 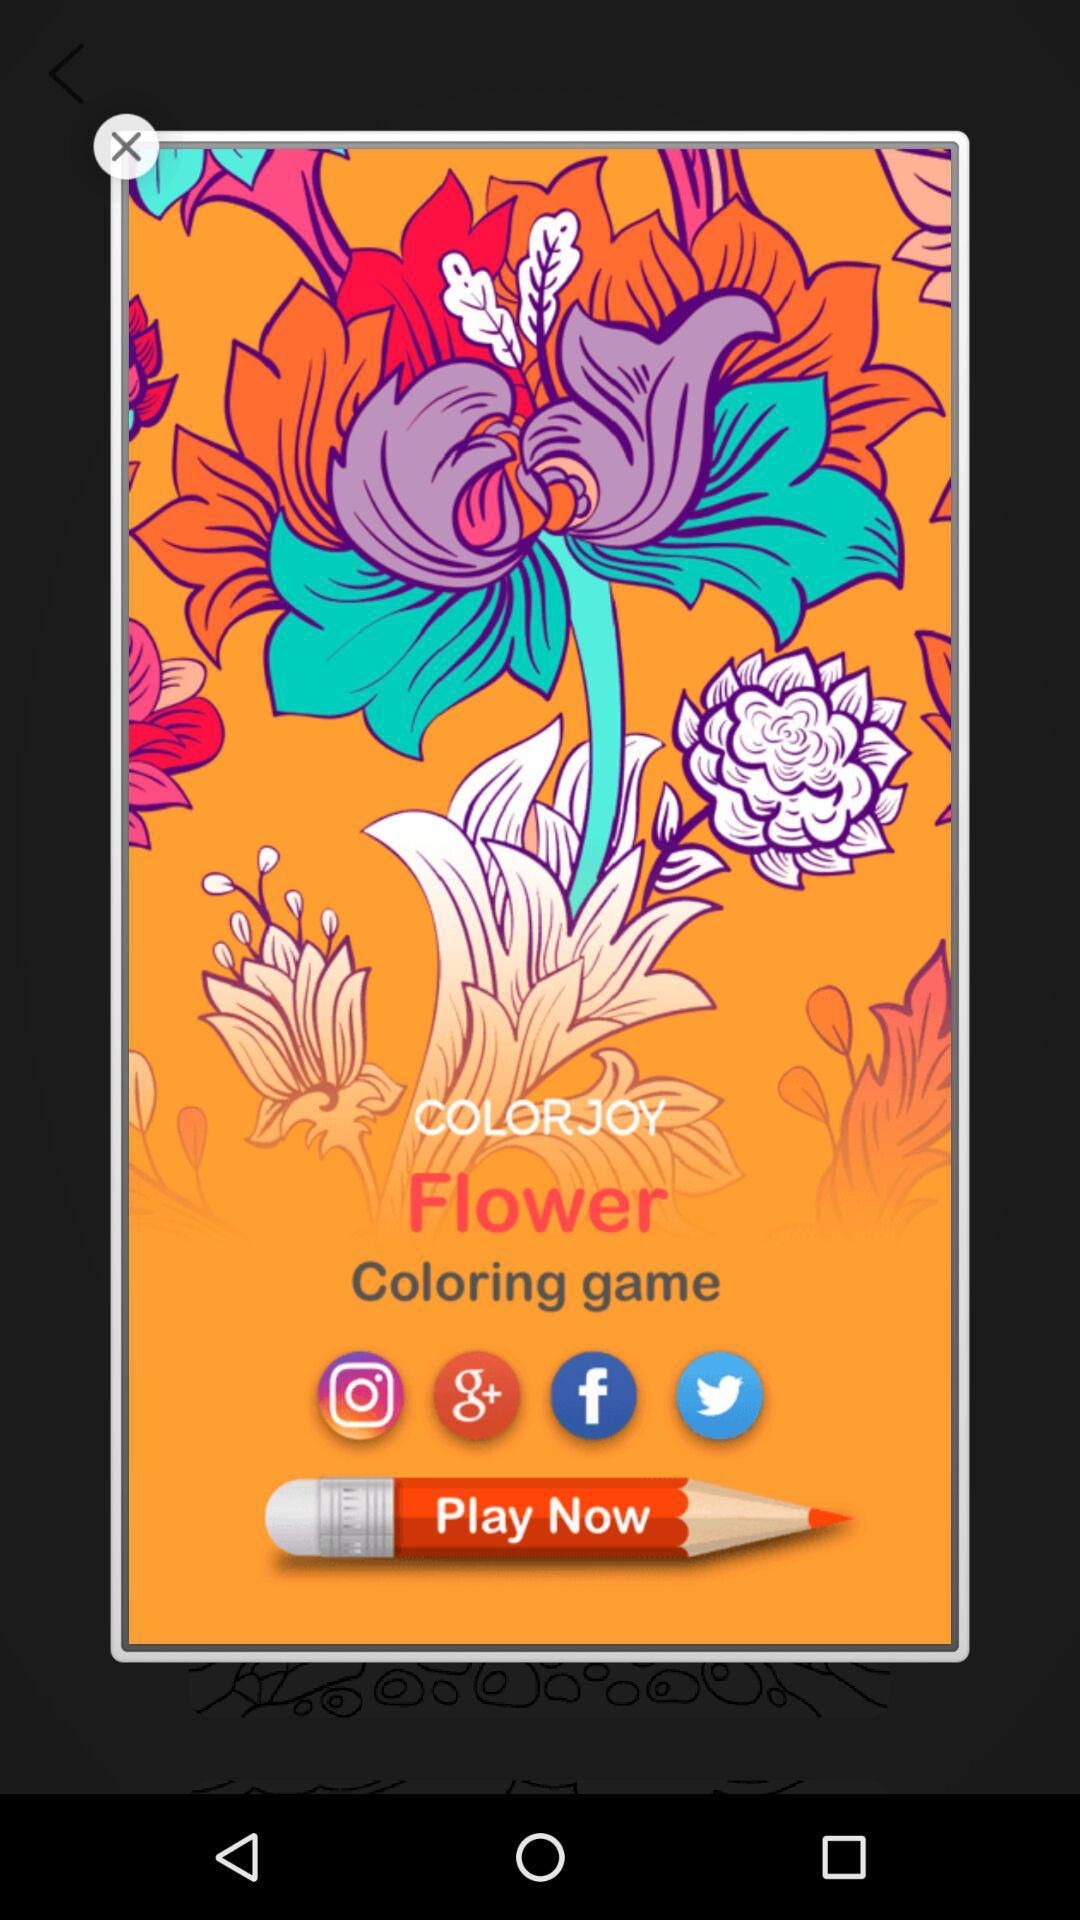 I want to click on choose the game, so click(x=540, y=895).